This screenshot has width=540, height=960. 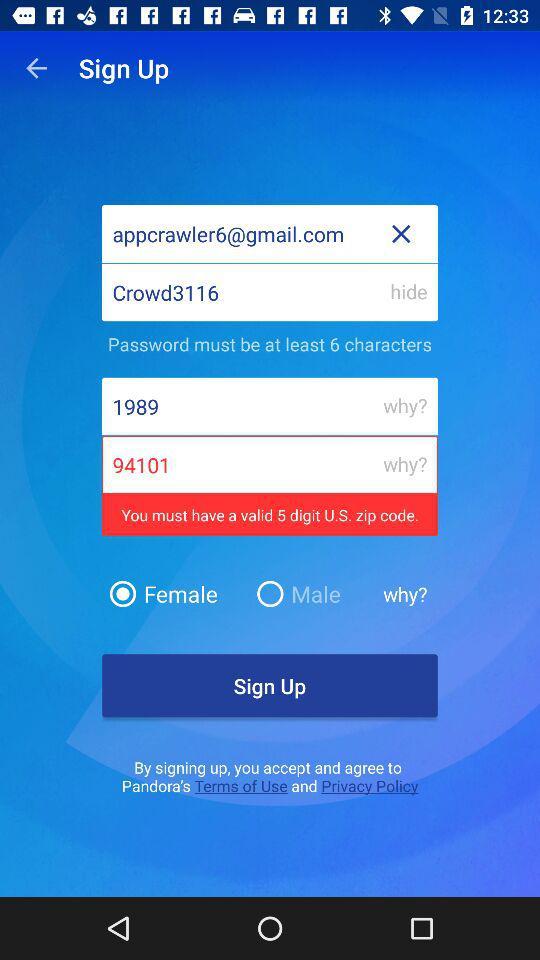 What do you see at coordinates (270, 233) in the screenshot?
I see `appcrawler6gmailcom` at bounding box center [270, 233].